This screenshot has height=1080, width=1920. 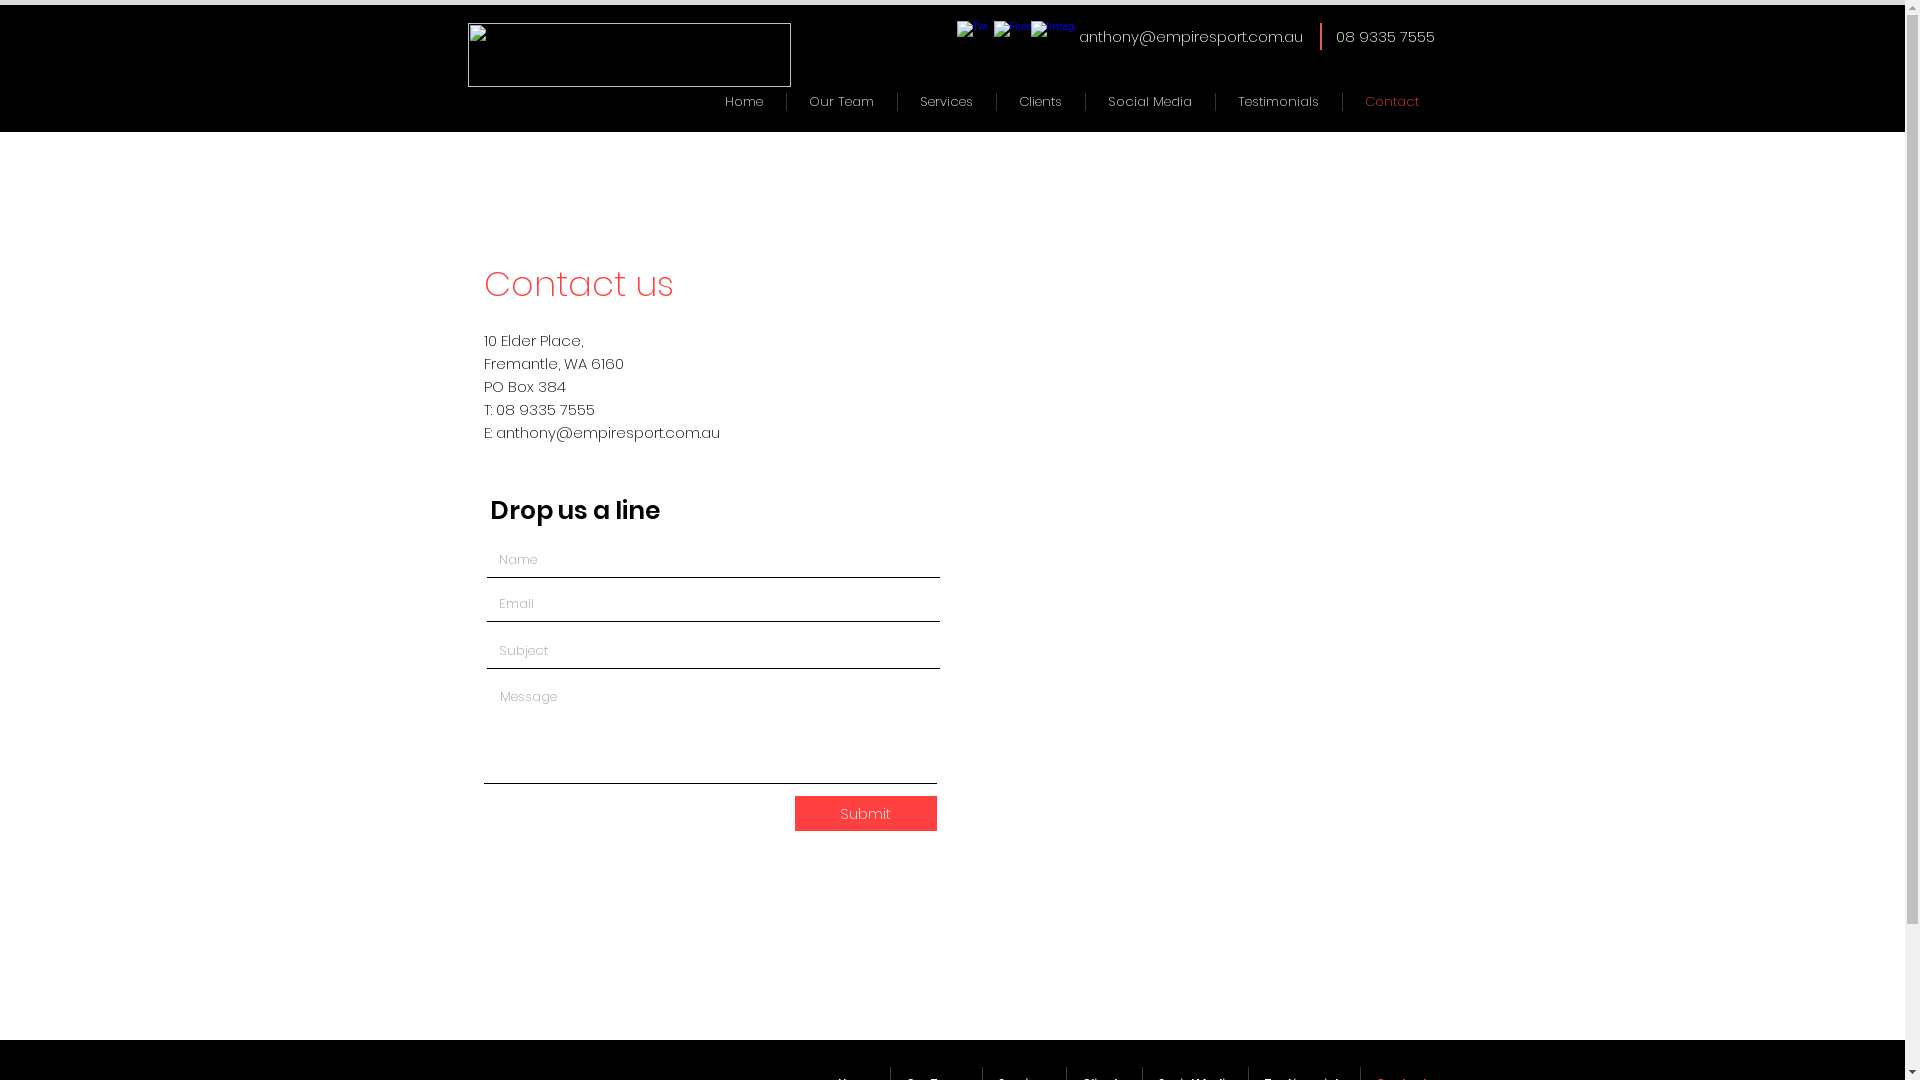 What do you see at coordinates (1077, 36) in the screenshot?
I see `'anthony@empiresport.com.au'` at bounding box center [1077, 36].